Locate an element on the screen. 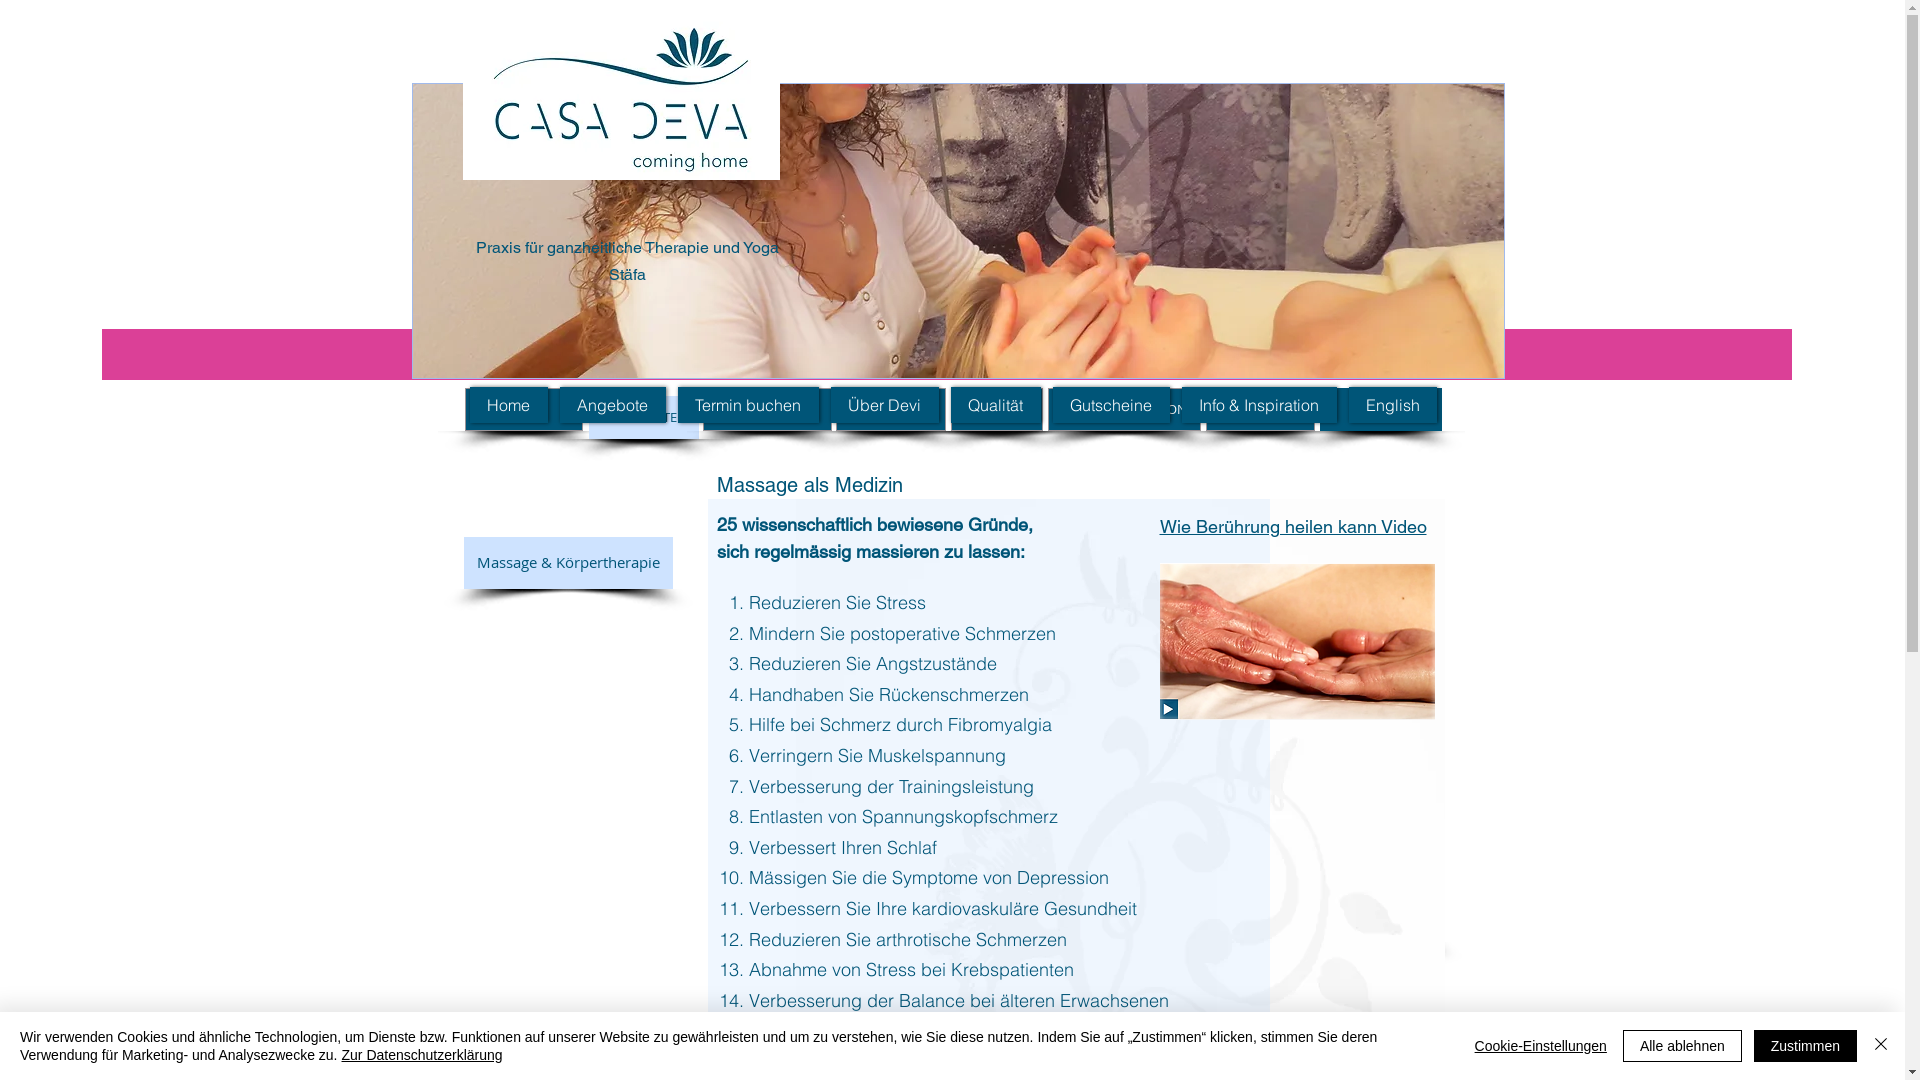  'KONTAKT' is located at coordinates (765, 408).